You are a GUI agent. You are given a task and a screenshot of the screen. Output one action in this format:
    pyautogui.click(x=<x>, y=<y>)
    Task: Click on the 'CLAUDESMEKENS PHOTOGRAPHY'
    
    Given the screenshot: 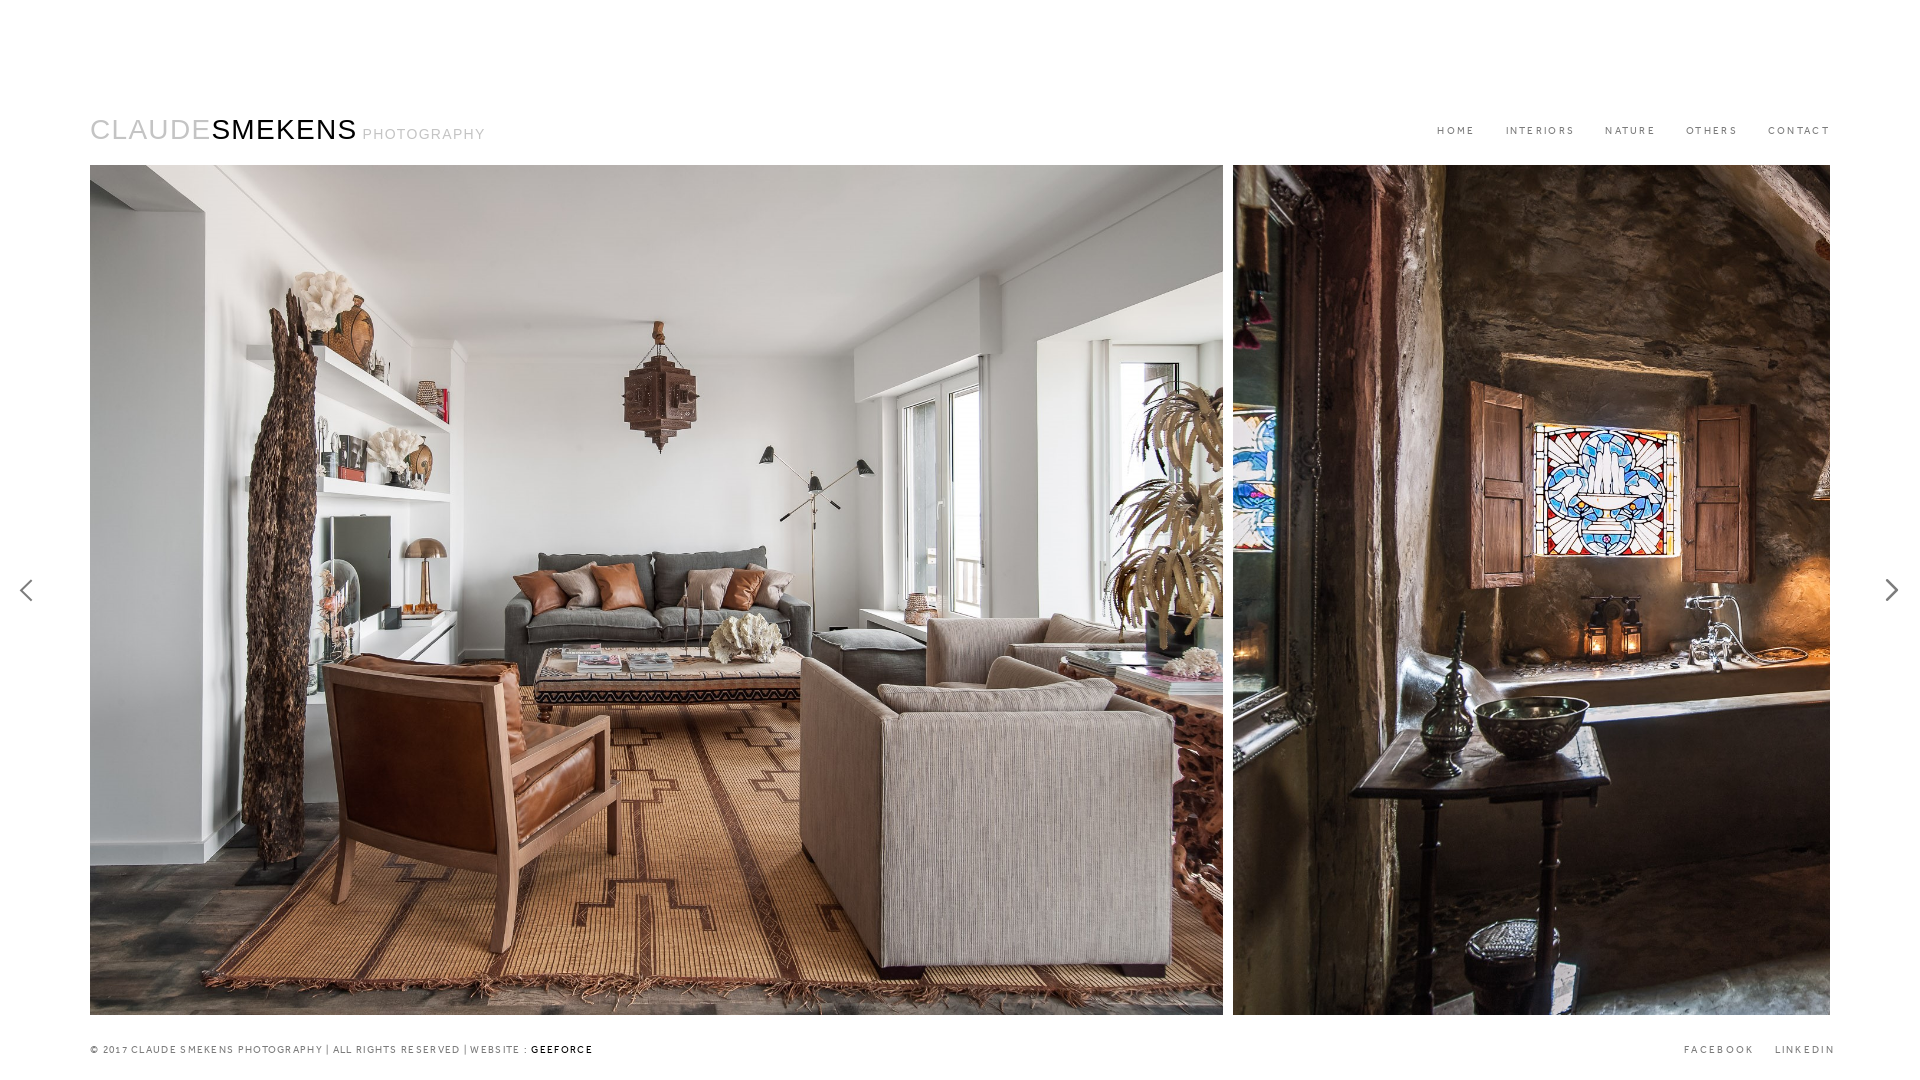 What is the action you would take?
    pyautogui.click(x=287, y=130)
    